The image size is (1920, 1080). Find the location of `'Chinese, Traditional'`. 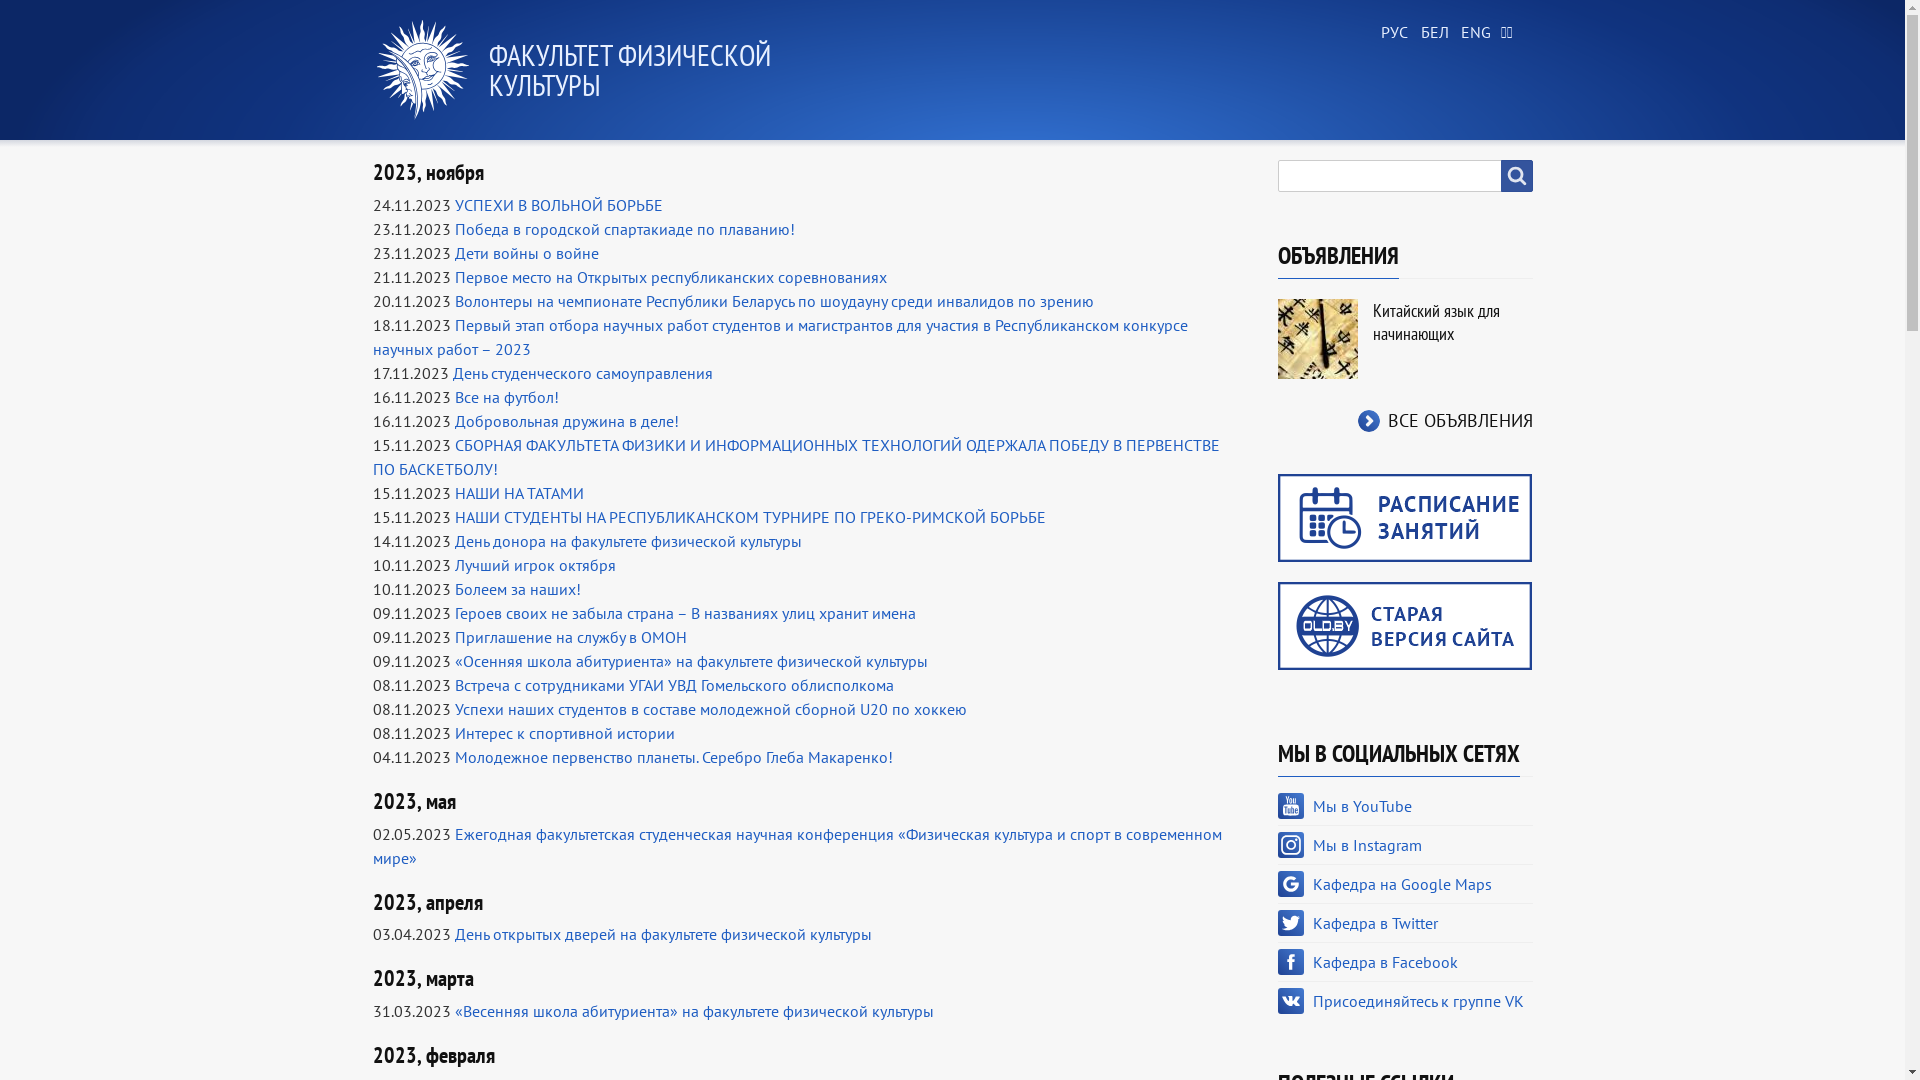

'Chinese, Traditional' is located at coordinates (1512, 33).